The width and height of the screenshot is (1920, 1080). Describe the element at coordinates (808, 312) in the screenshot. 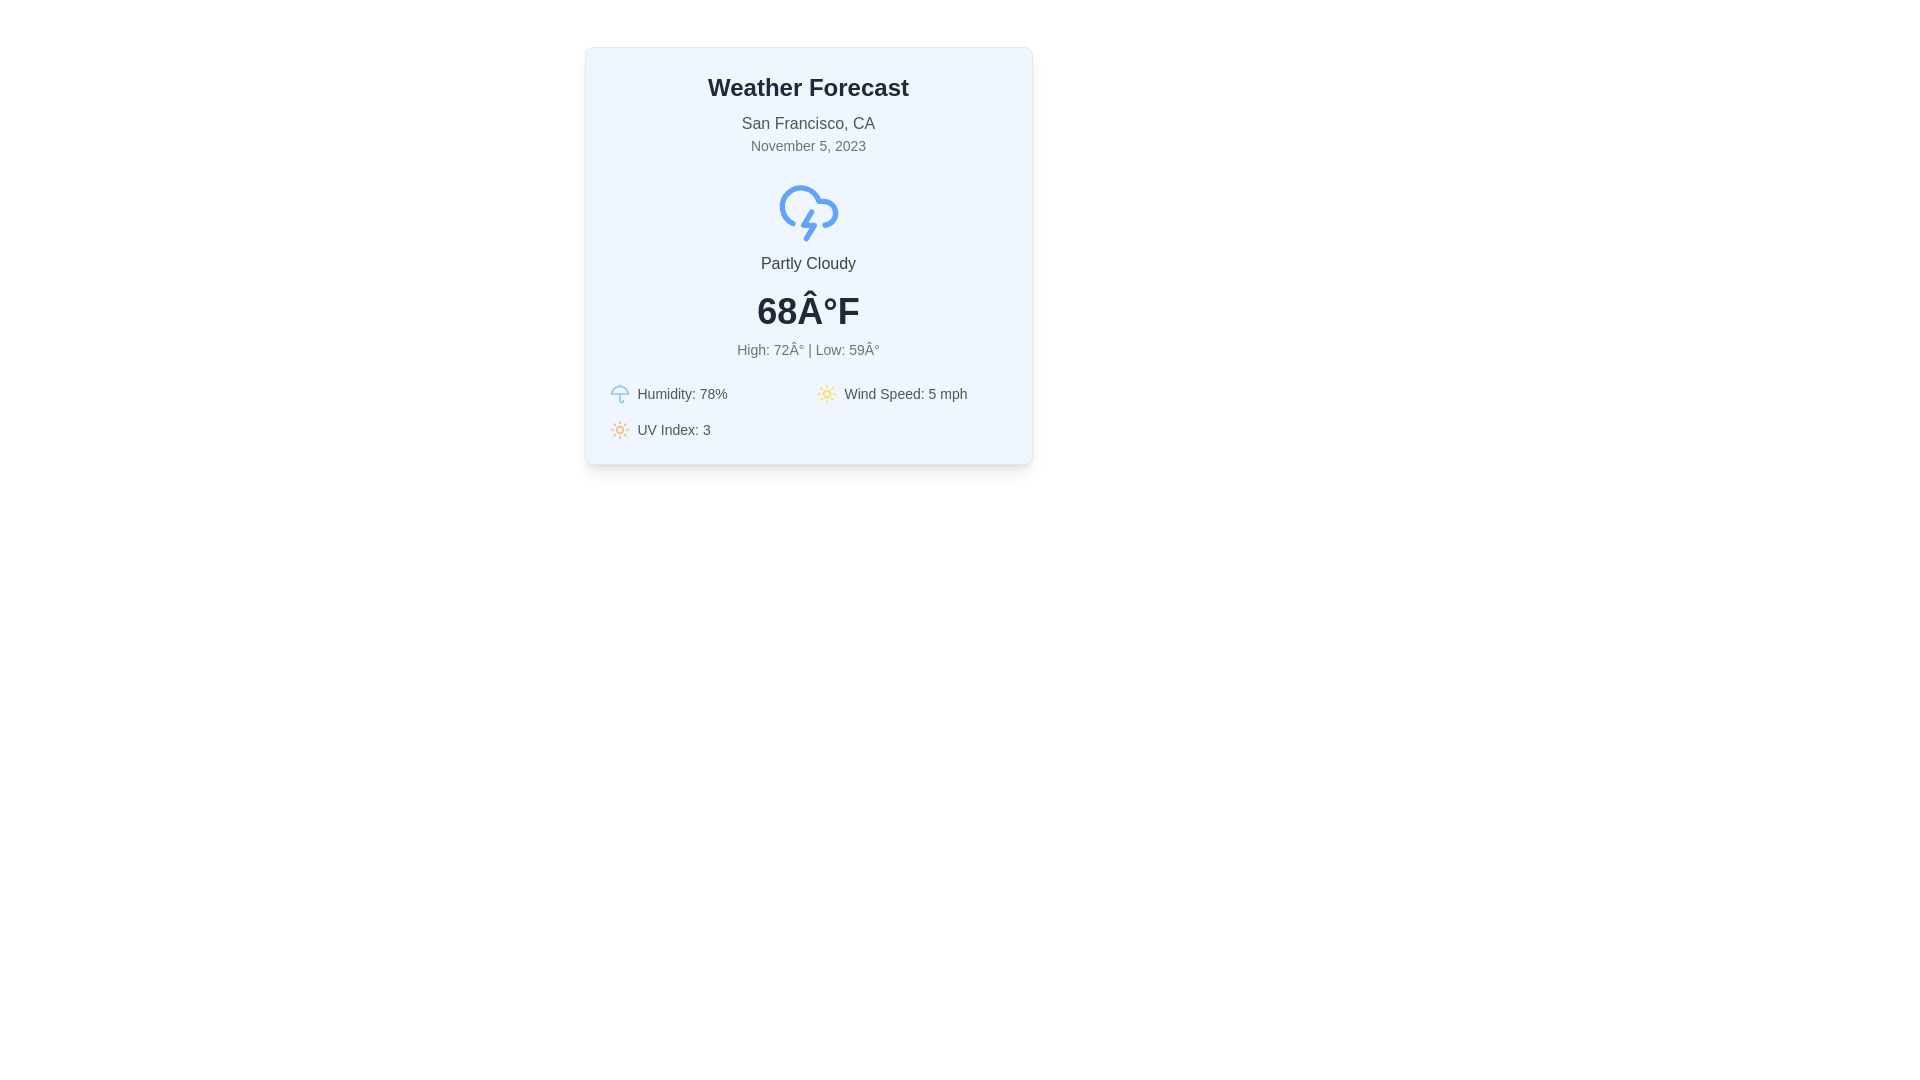

I see `the Text Element displaying '68°F', which is styled in a large, bold serif font and positioned below the 'Partly Cloudy' text` at that location.